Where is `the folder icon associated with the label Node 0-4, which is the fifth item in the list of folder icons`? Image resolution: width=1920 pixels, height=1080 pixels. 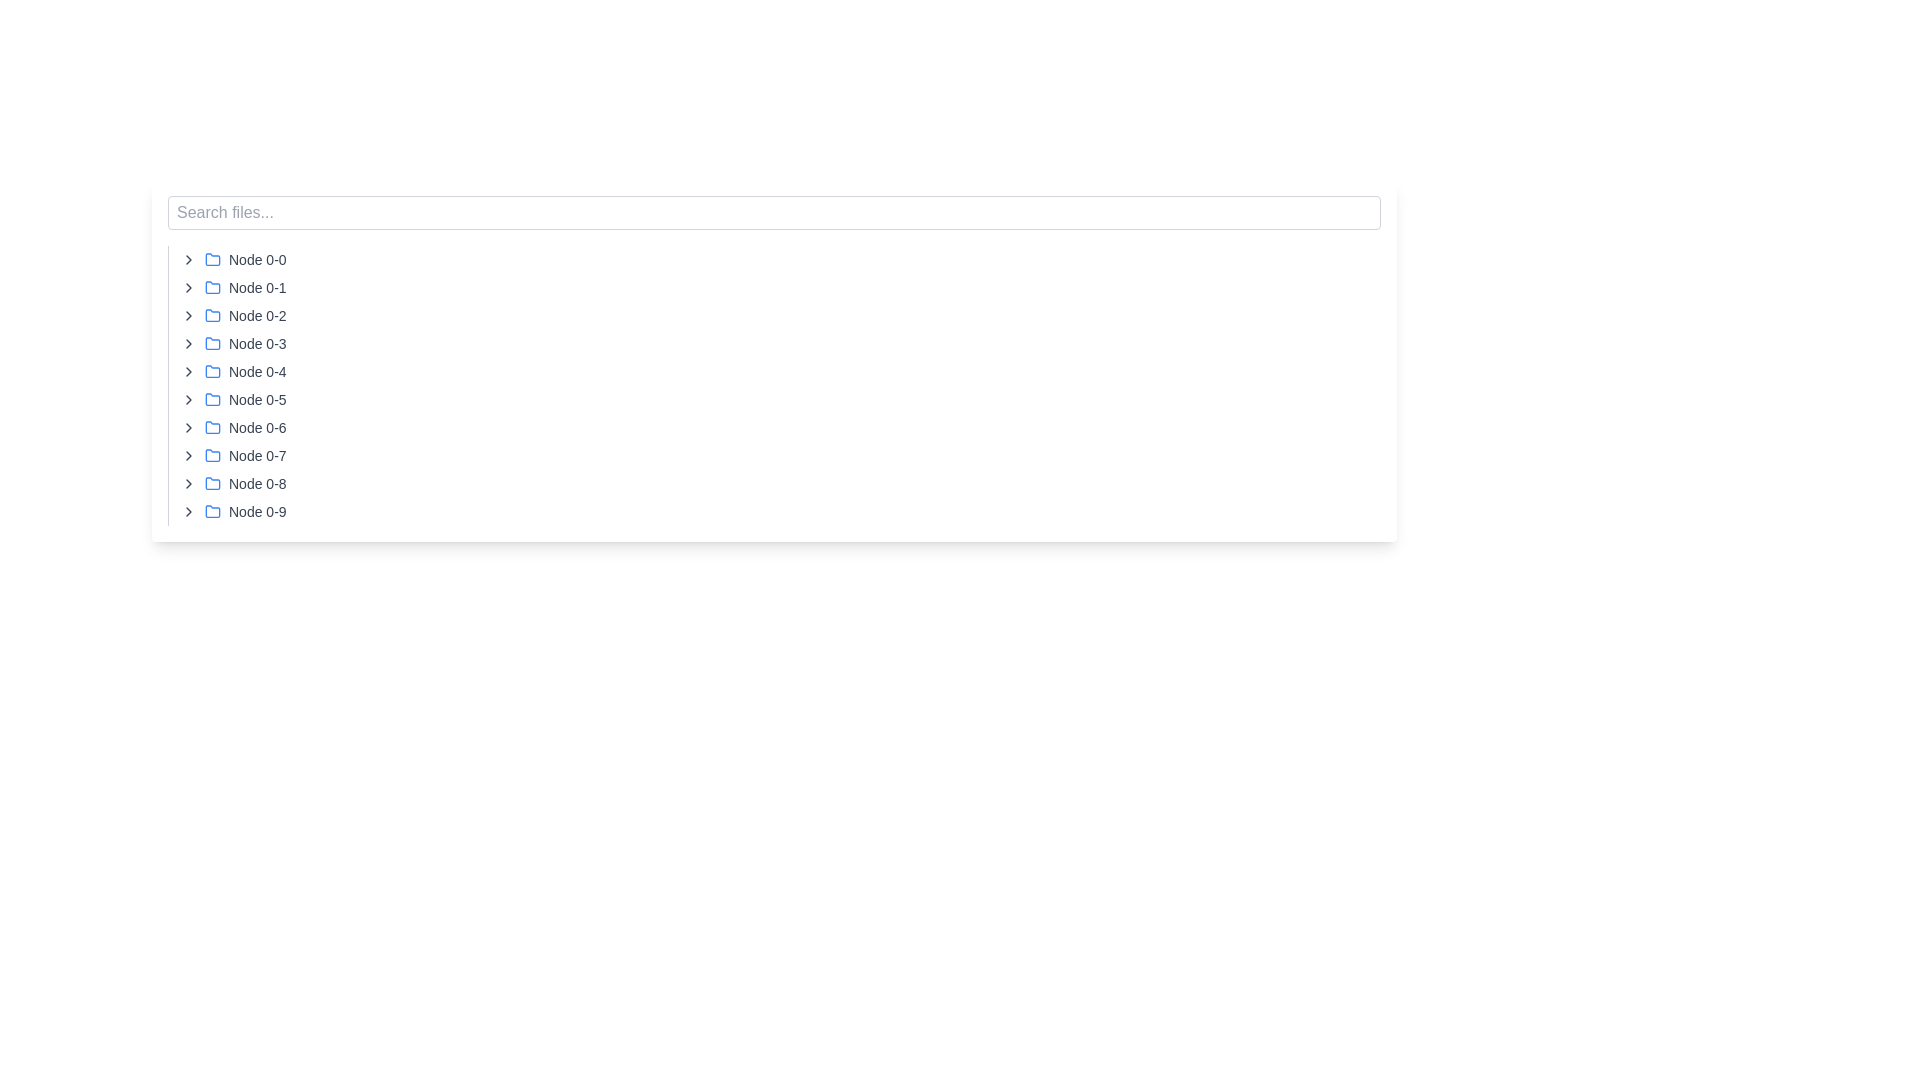
the folder icon associated with the label Node 0-4, which is the fifth item in the list of folder icons is located at coordinates (212, 370).